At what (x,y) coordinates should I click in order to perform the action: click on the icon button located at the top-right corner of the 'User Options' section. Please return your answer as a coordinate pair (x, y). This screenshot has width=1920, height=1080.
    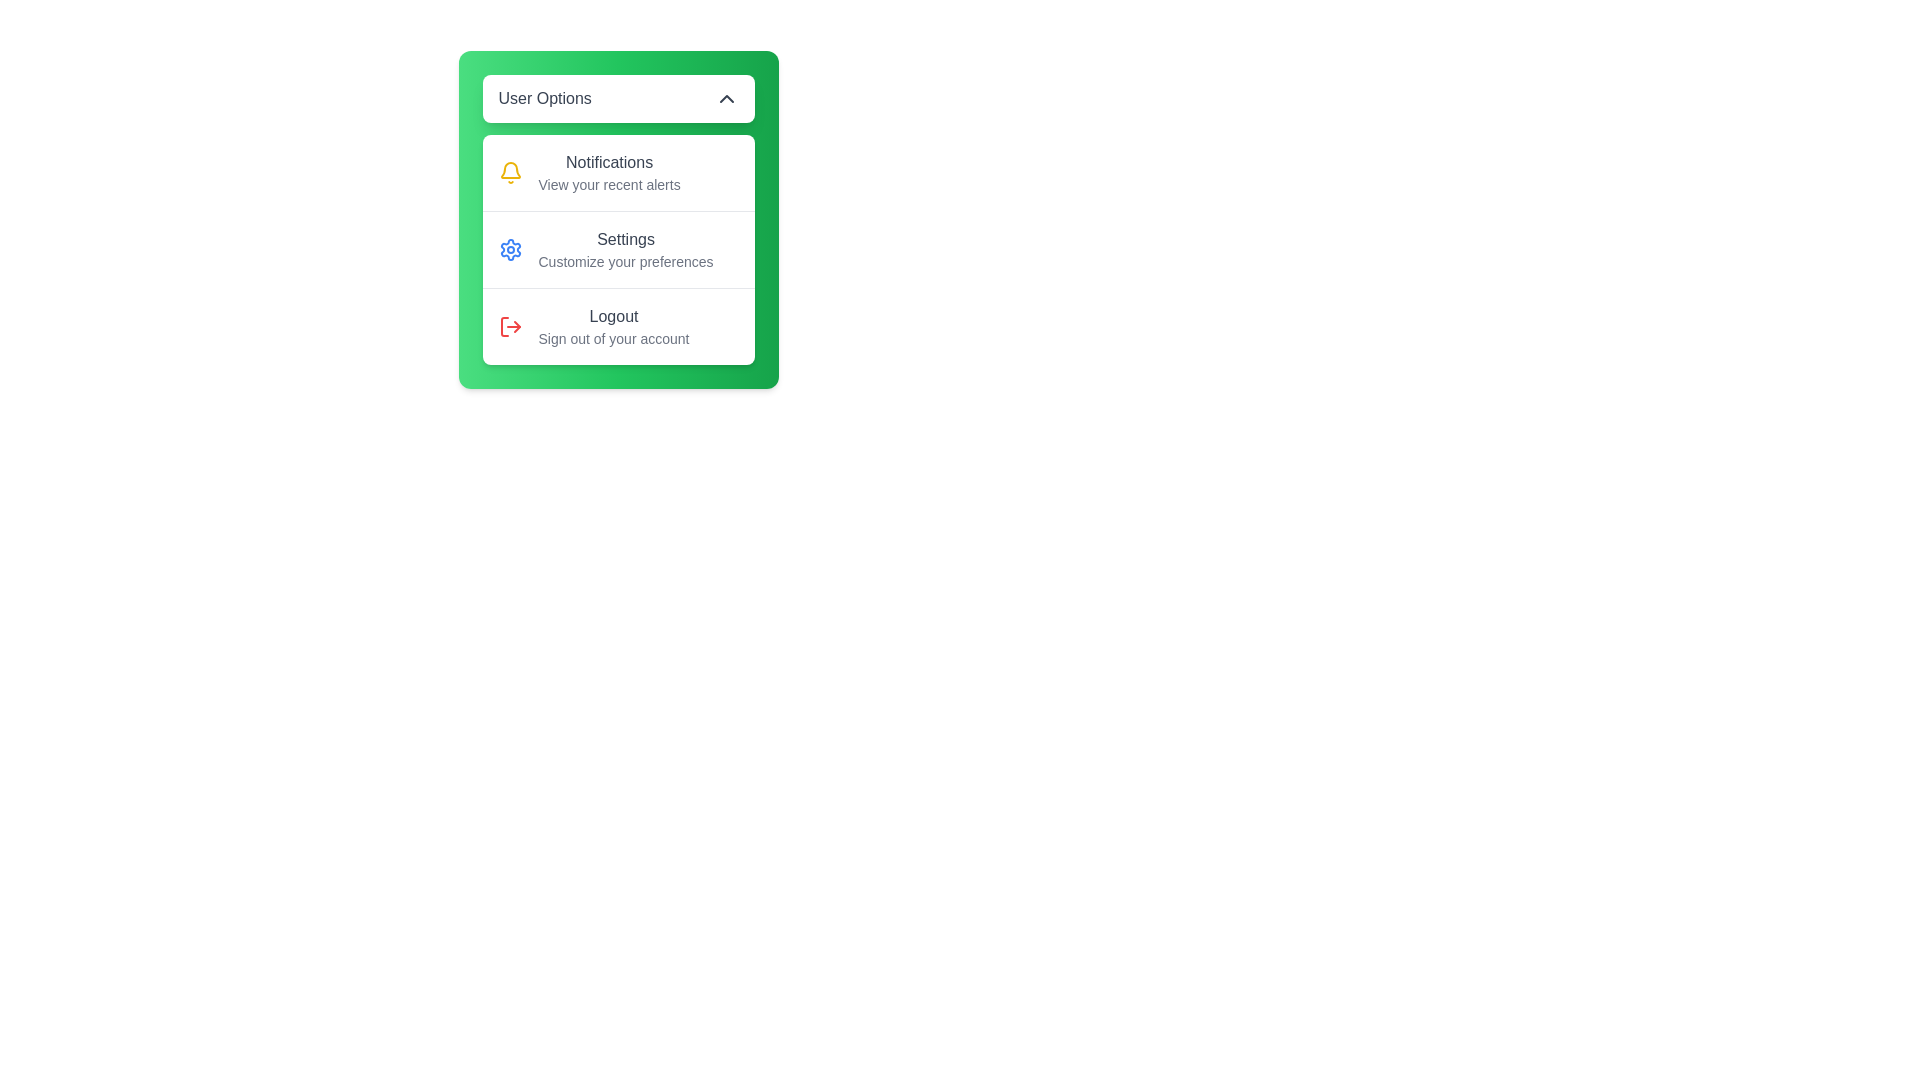
    Looking at the image, I should click on (725, 99).